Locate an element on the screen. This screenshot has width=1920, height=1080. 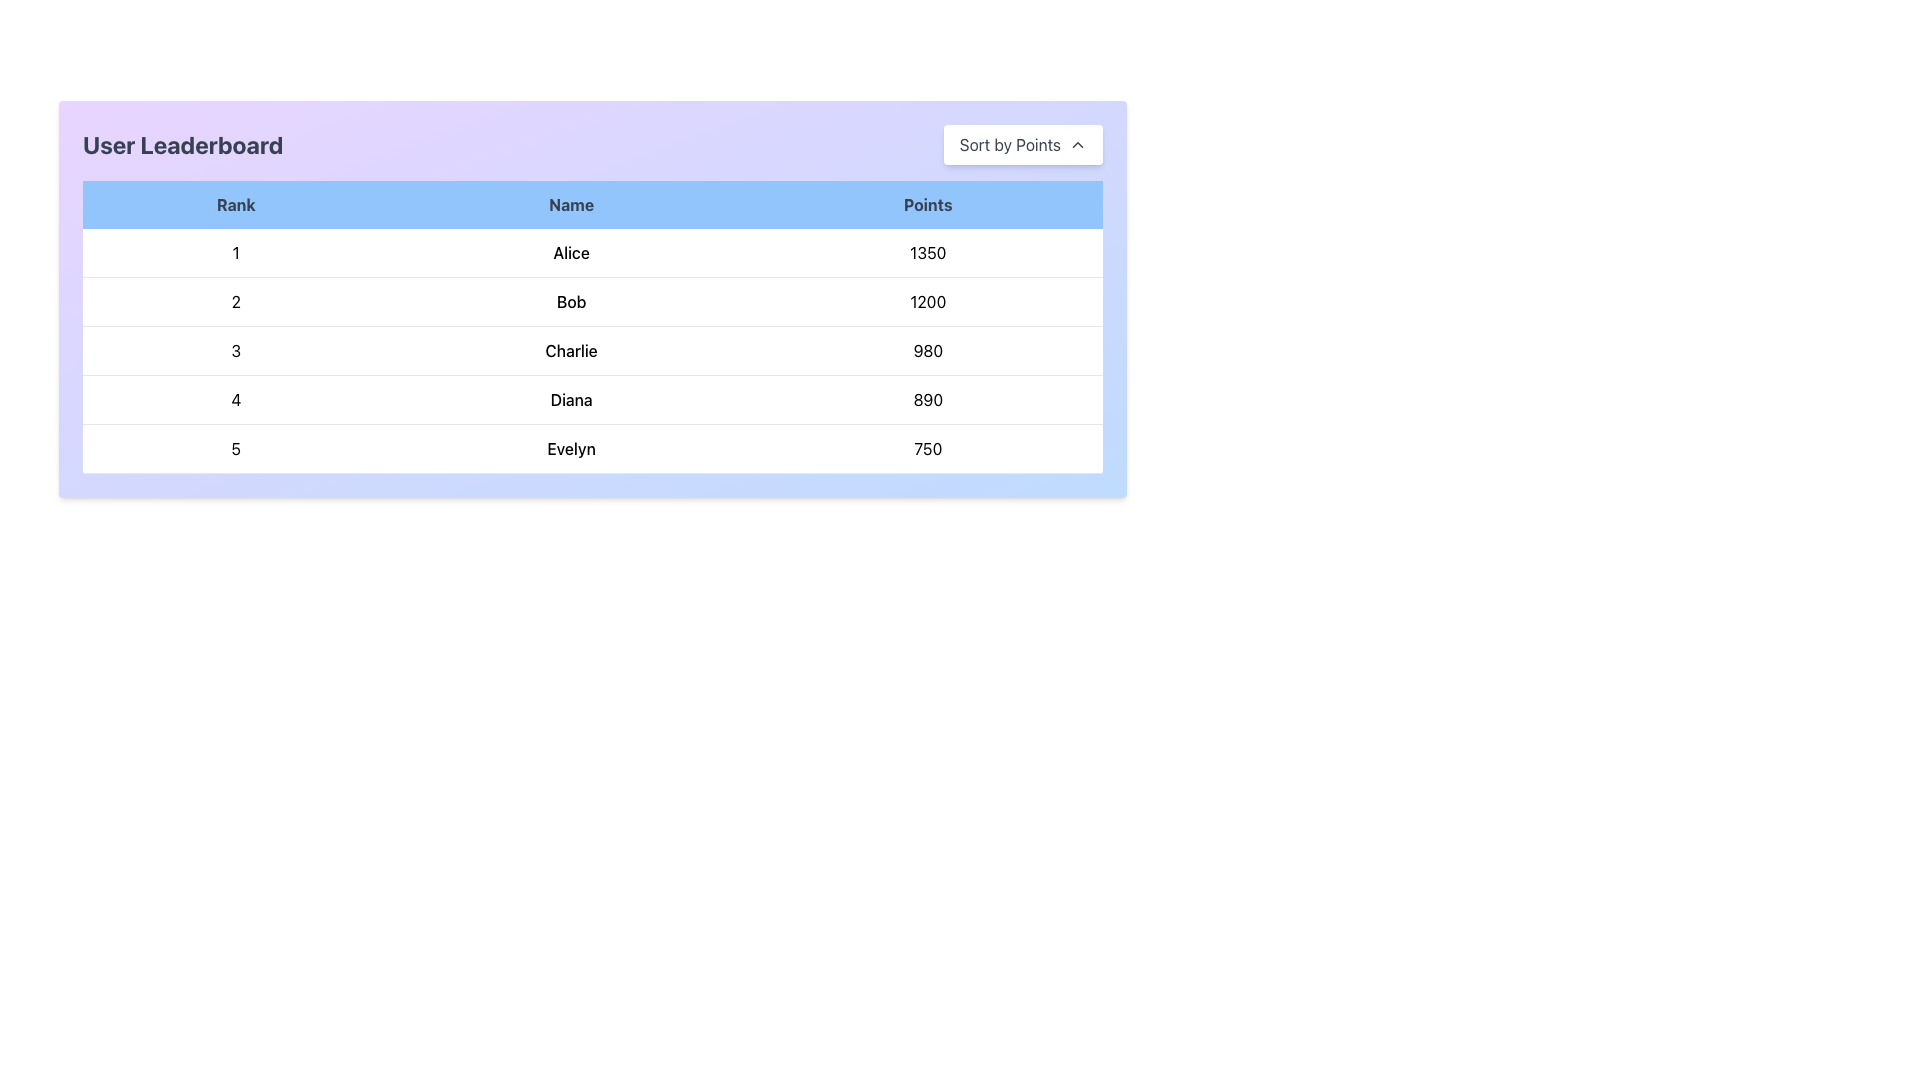
the text of the leaderboard entry for rank '3', name 'Charlie', and points '980' by moving the mouse to its center is located at coordinates (592, 350).